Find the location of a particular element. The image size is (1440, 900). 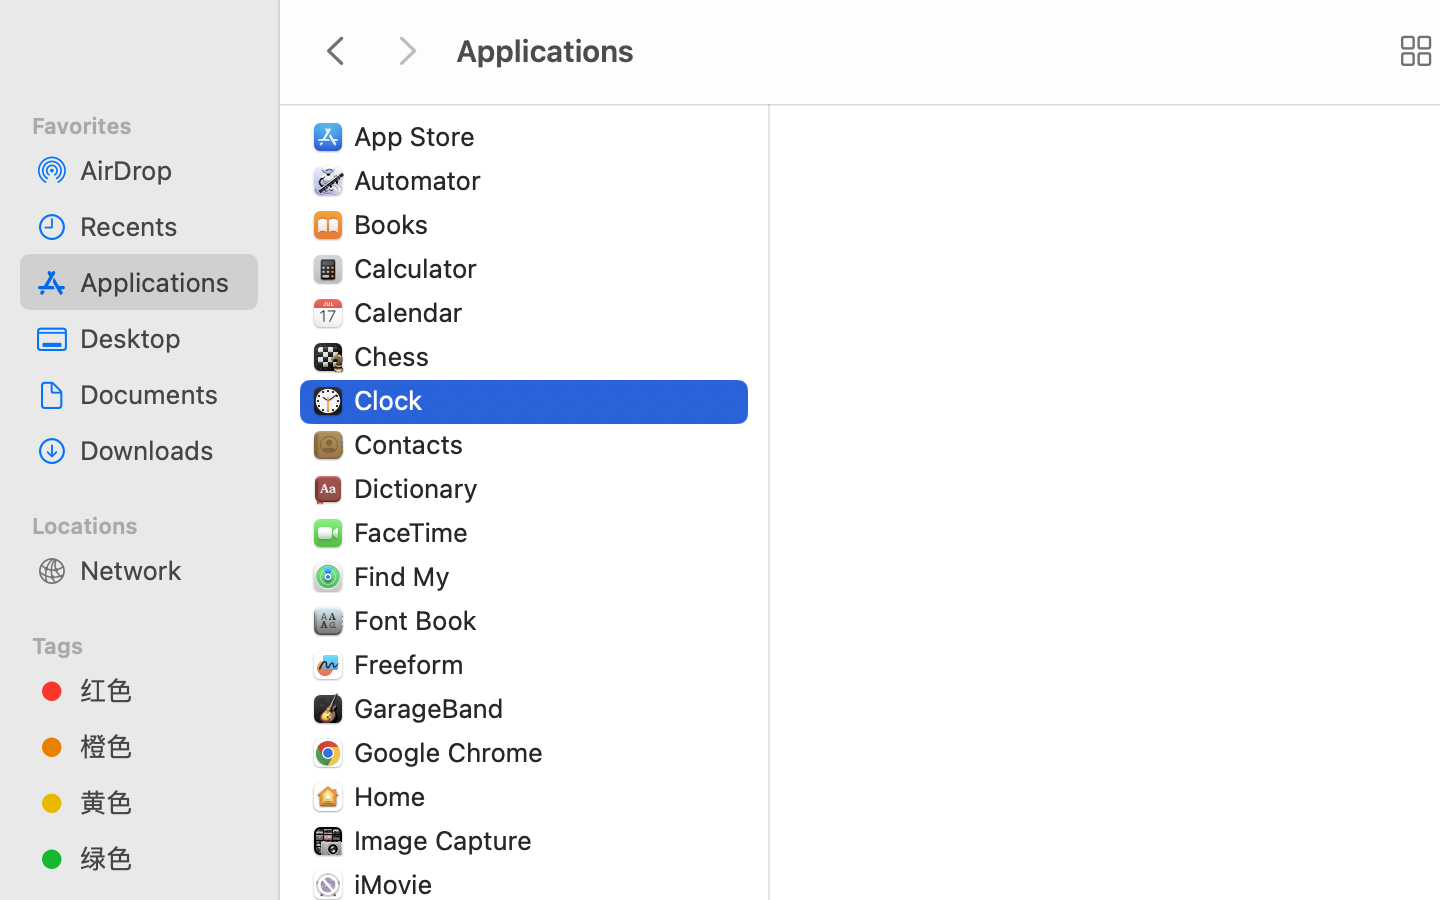

'Desktop' is located at coordinates (159, 338).